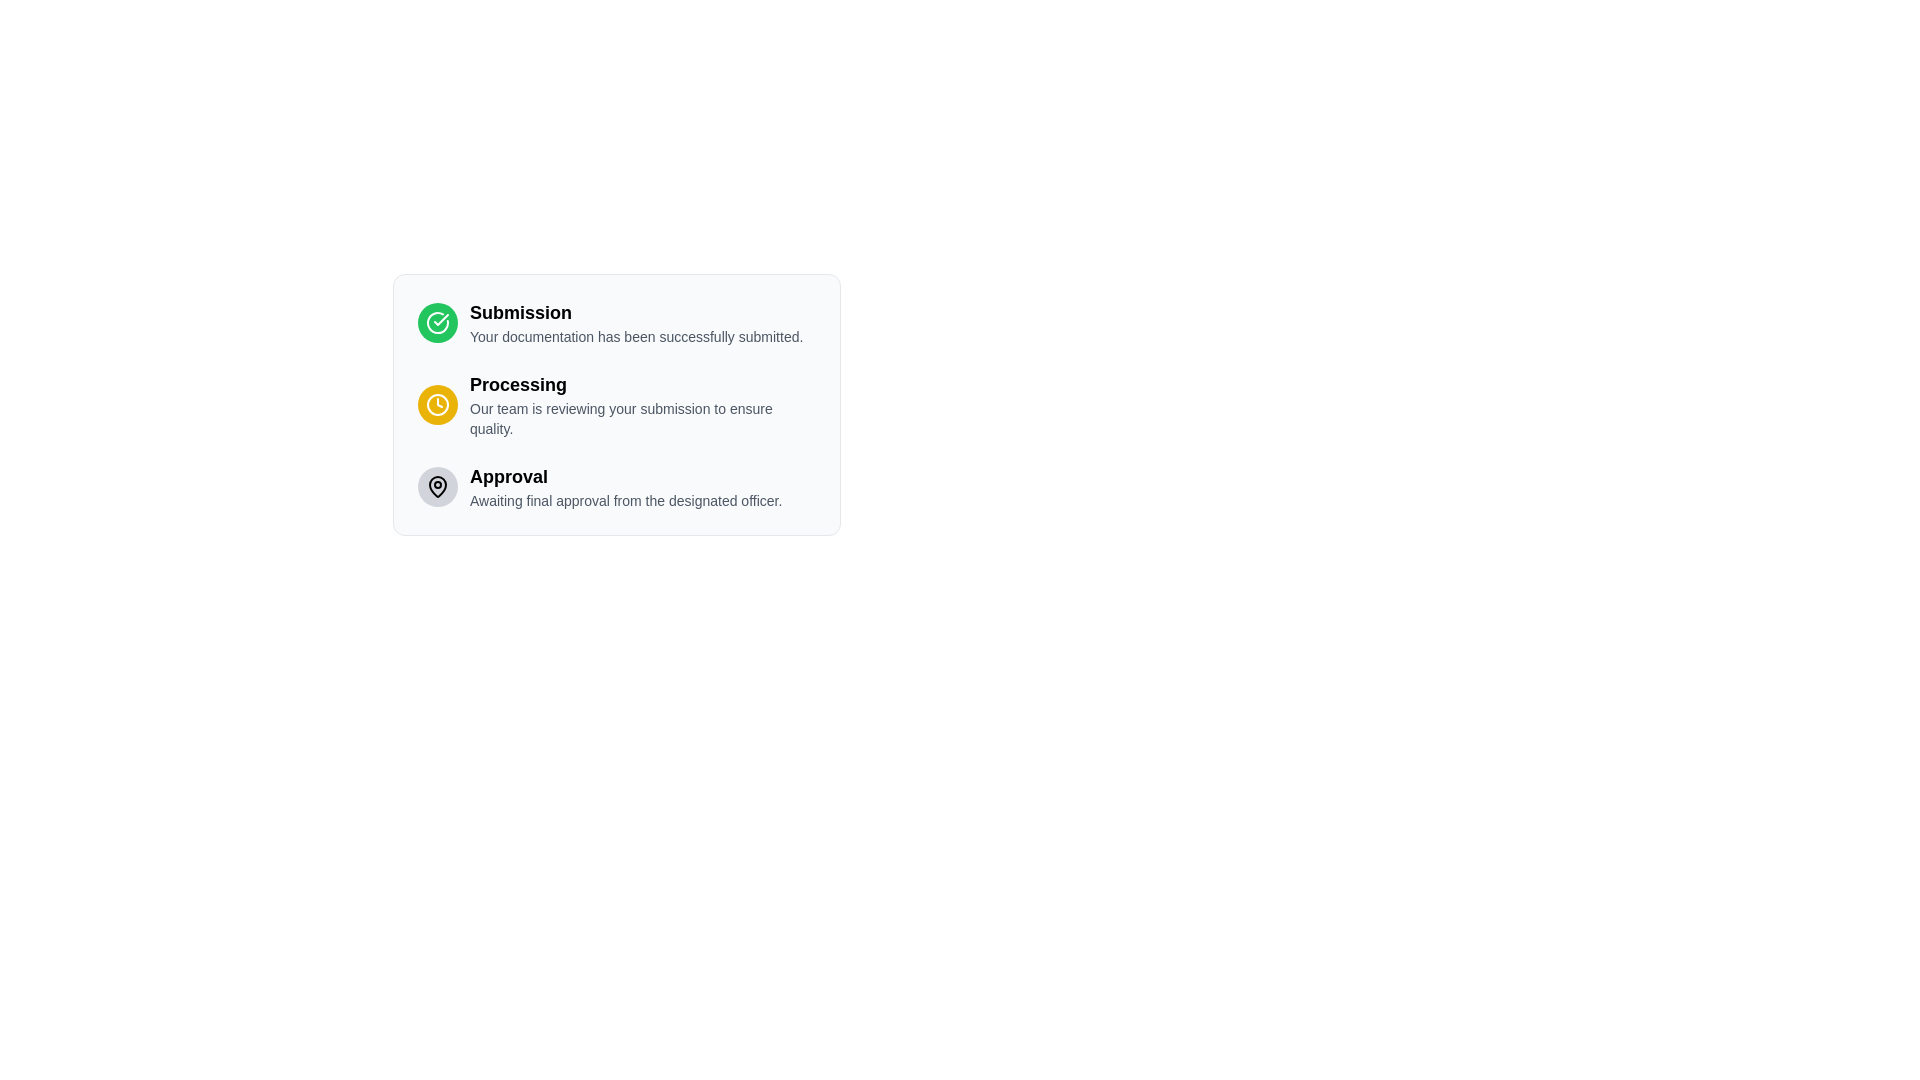  Describe the element at coordinates (616, 405) in the screenshot. I see `the Information Block that consists of three sections labeled 'Submission', 'Processing', and 'Approval', each with distinct icons and descriptive text` at that location.